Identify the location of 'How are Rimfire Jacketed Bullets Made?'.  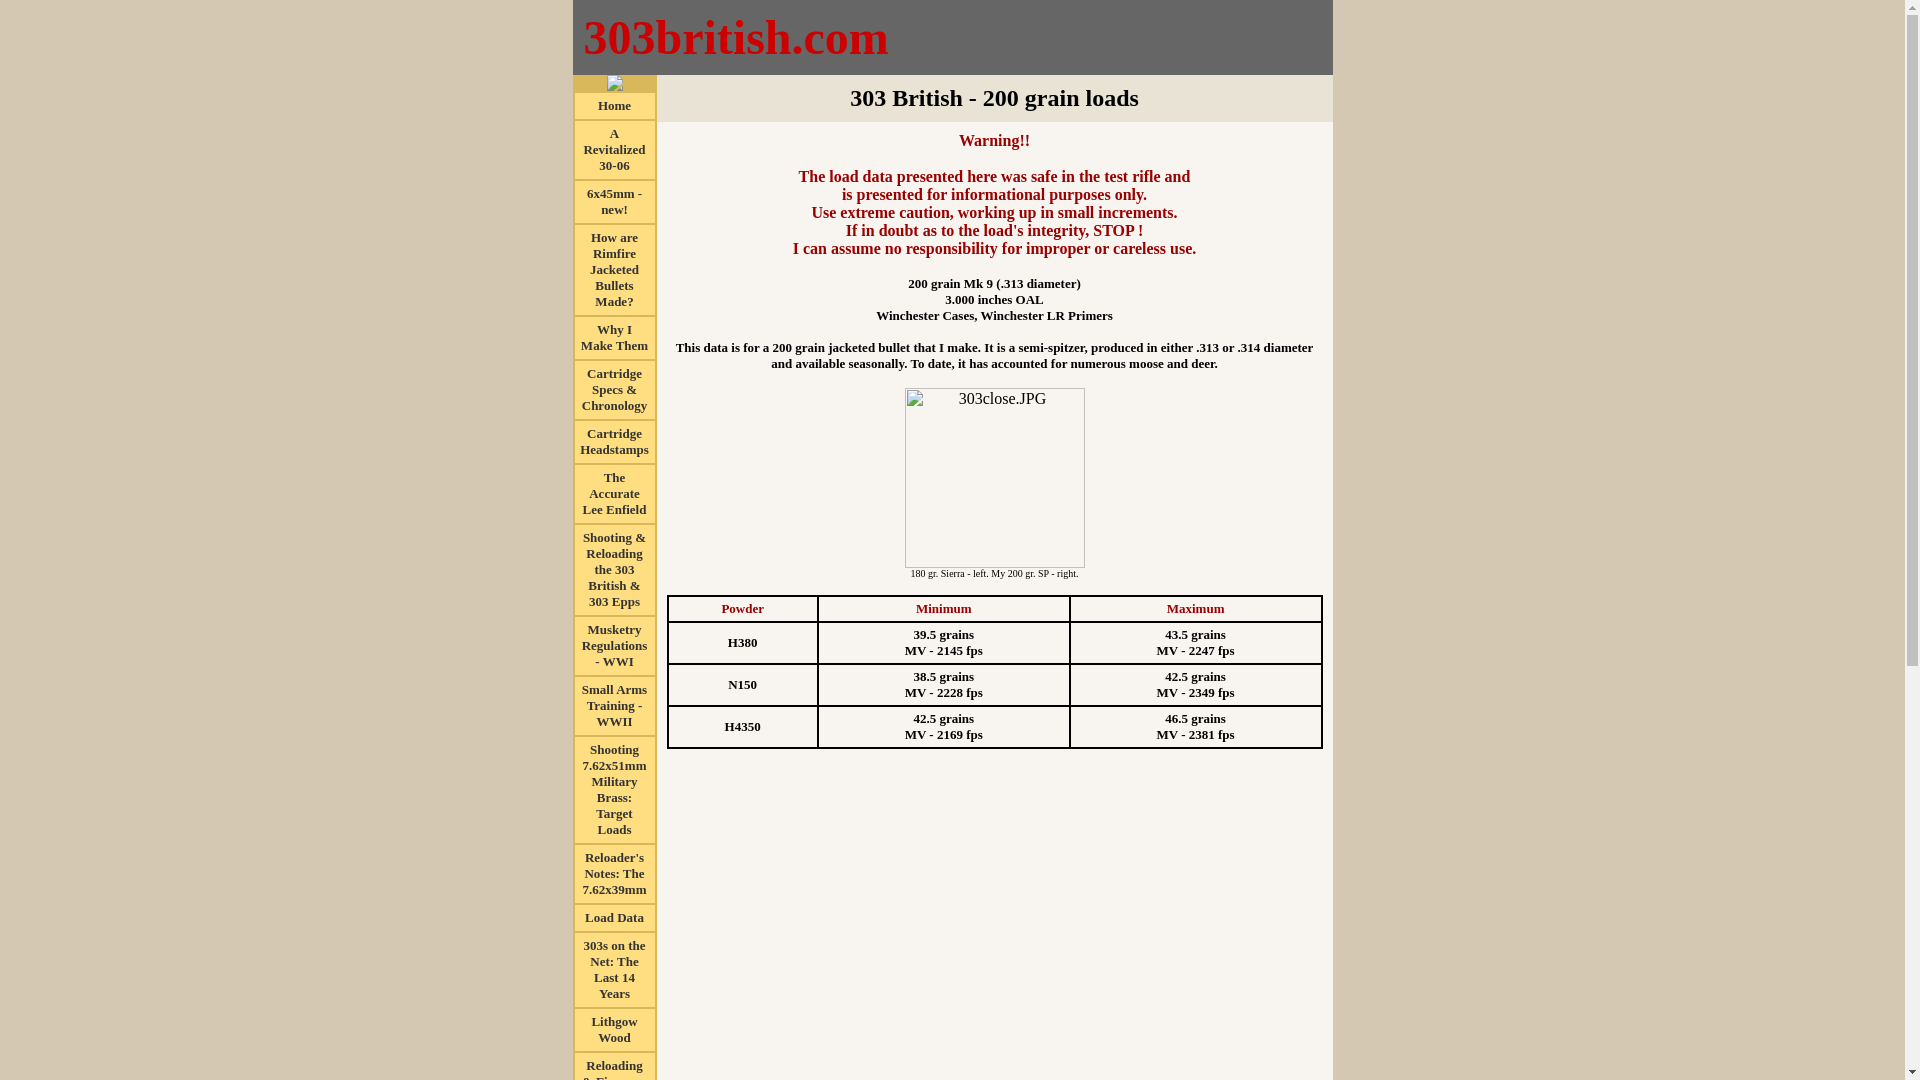
(613, 267).